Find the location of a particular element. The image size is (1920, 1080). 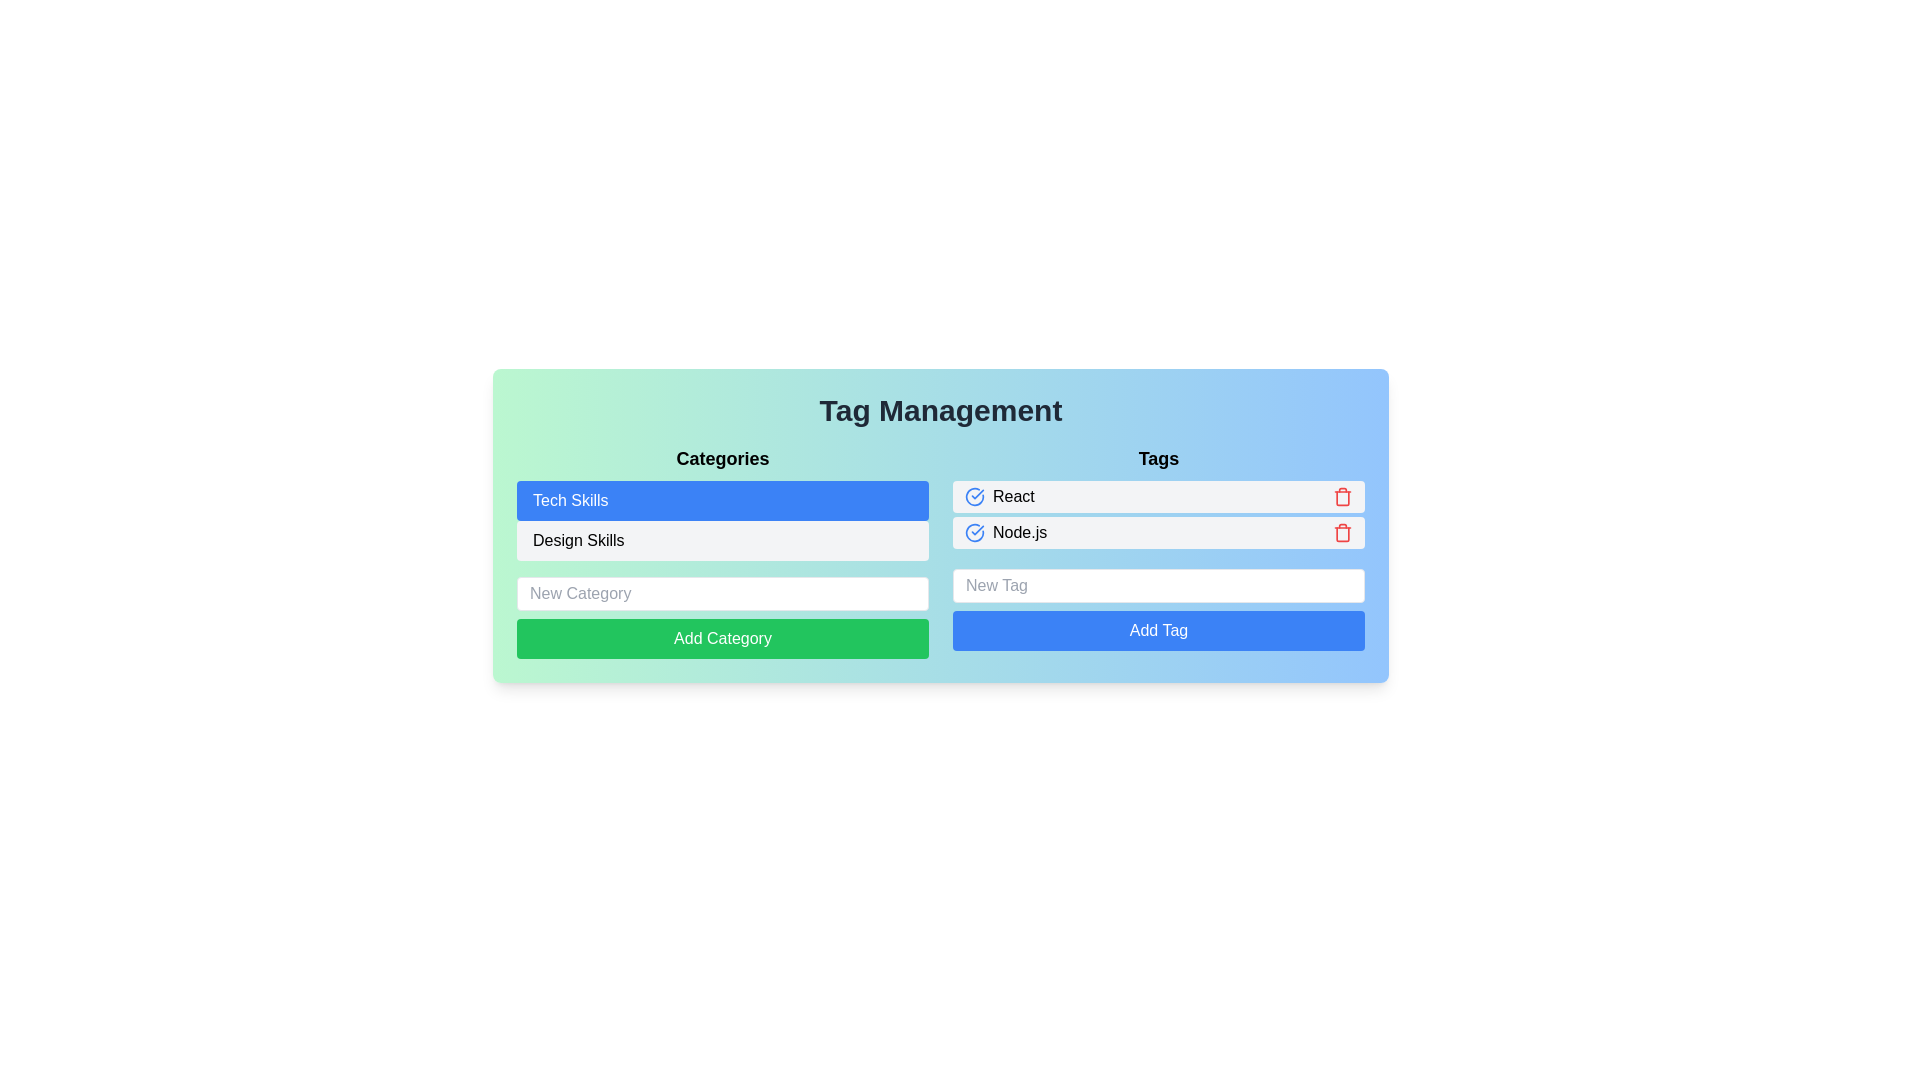

the 'React' text label with the blue check mark icon located in the 'Tags' section, specifically the first row of tags, to the left of the delete icon is located at coordinates (999, 496).